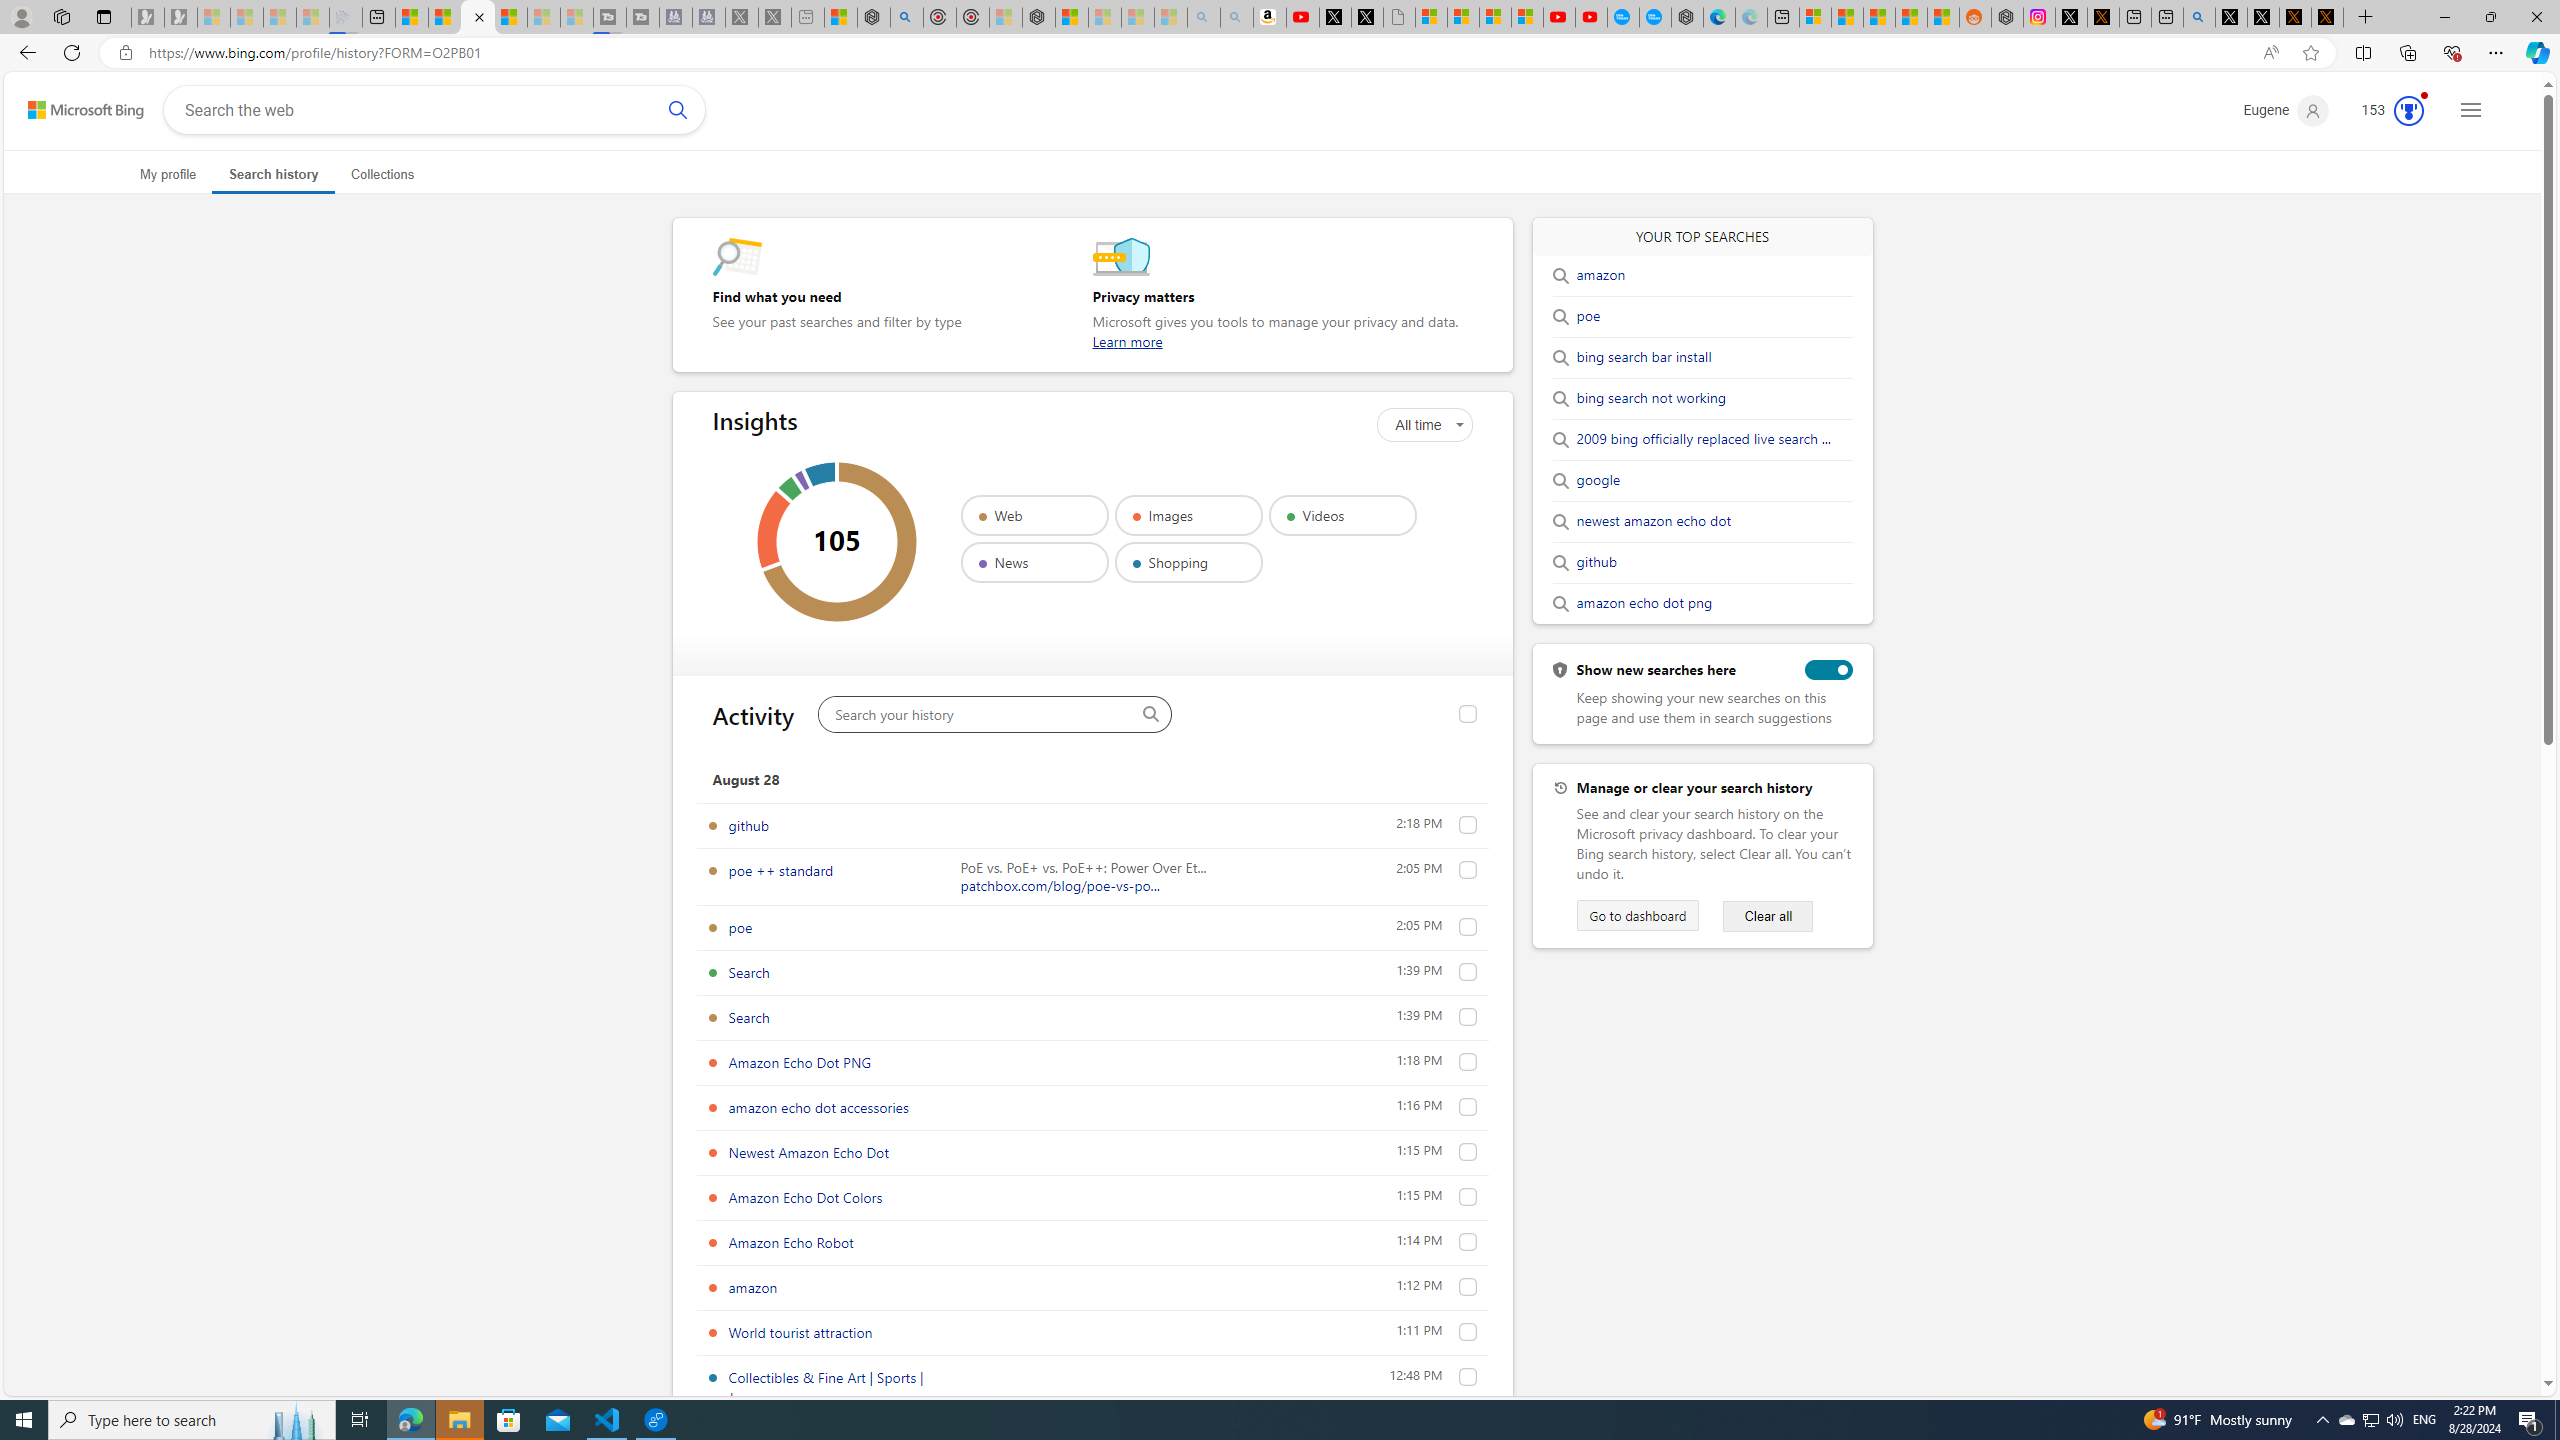 This screenshot has height=1440, width=2560. What do you see at coordinates (2103, 16) in the screenshot?
I see `'help.x.com | 524: A timeout occurred'` at bounding box center [2103, 16].